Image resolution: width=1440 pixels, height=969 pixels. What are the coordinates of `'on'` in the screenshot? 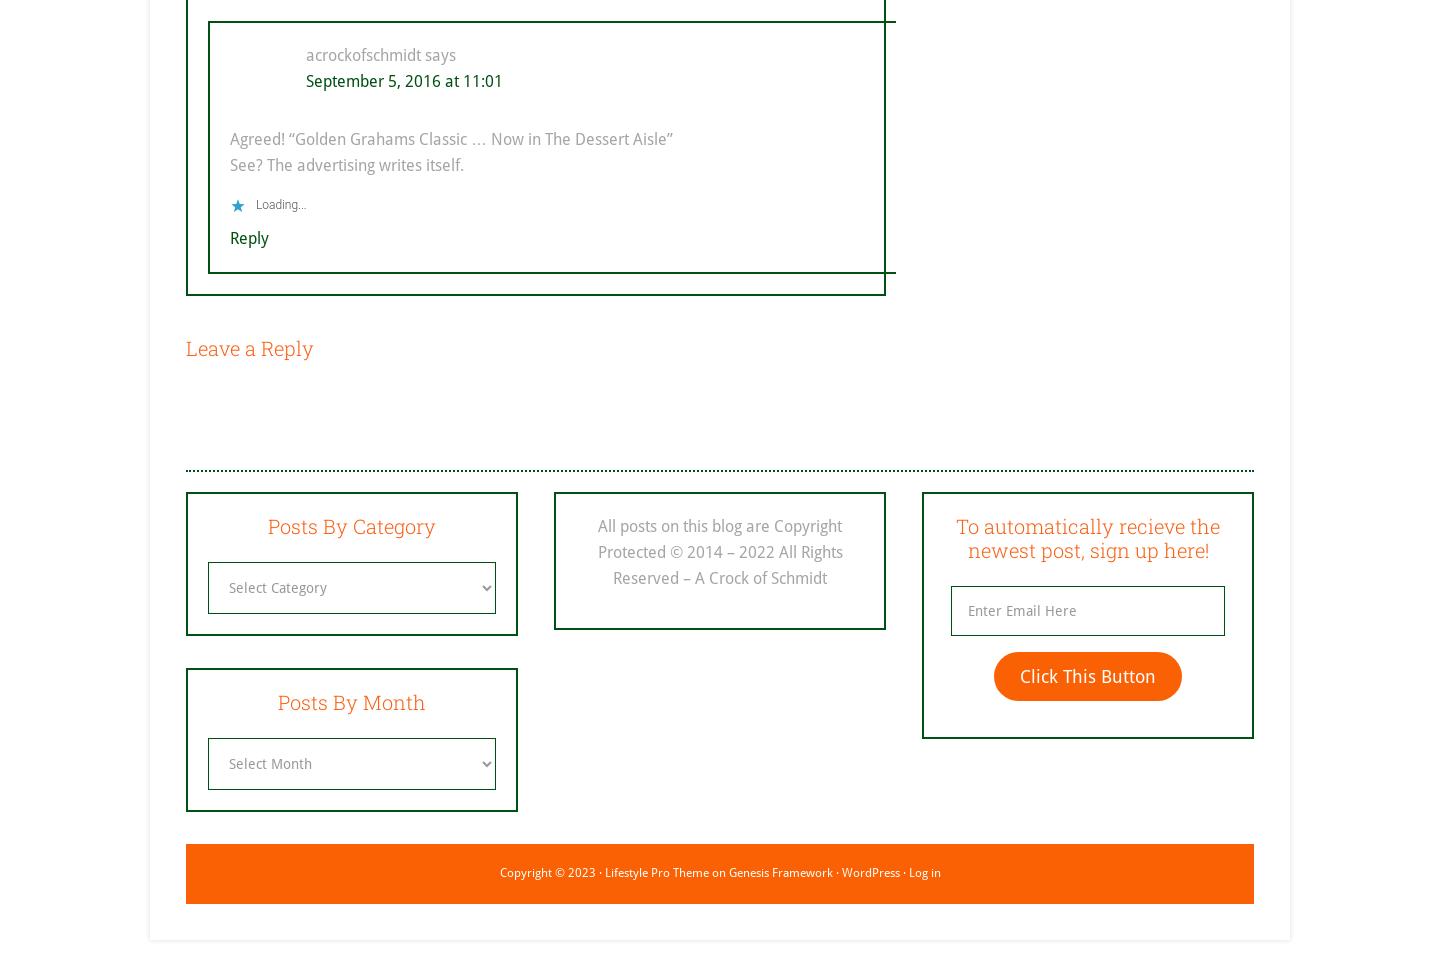 It's located at (717, 871).